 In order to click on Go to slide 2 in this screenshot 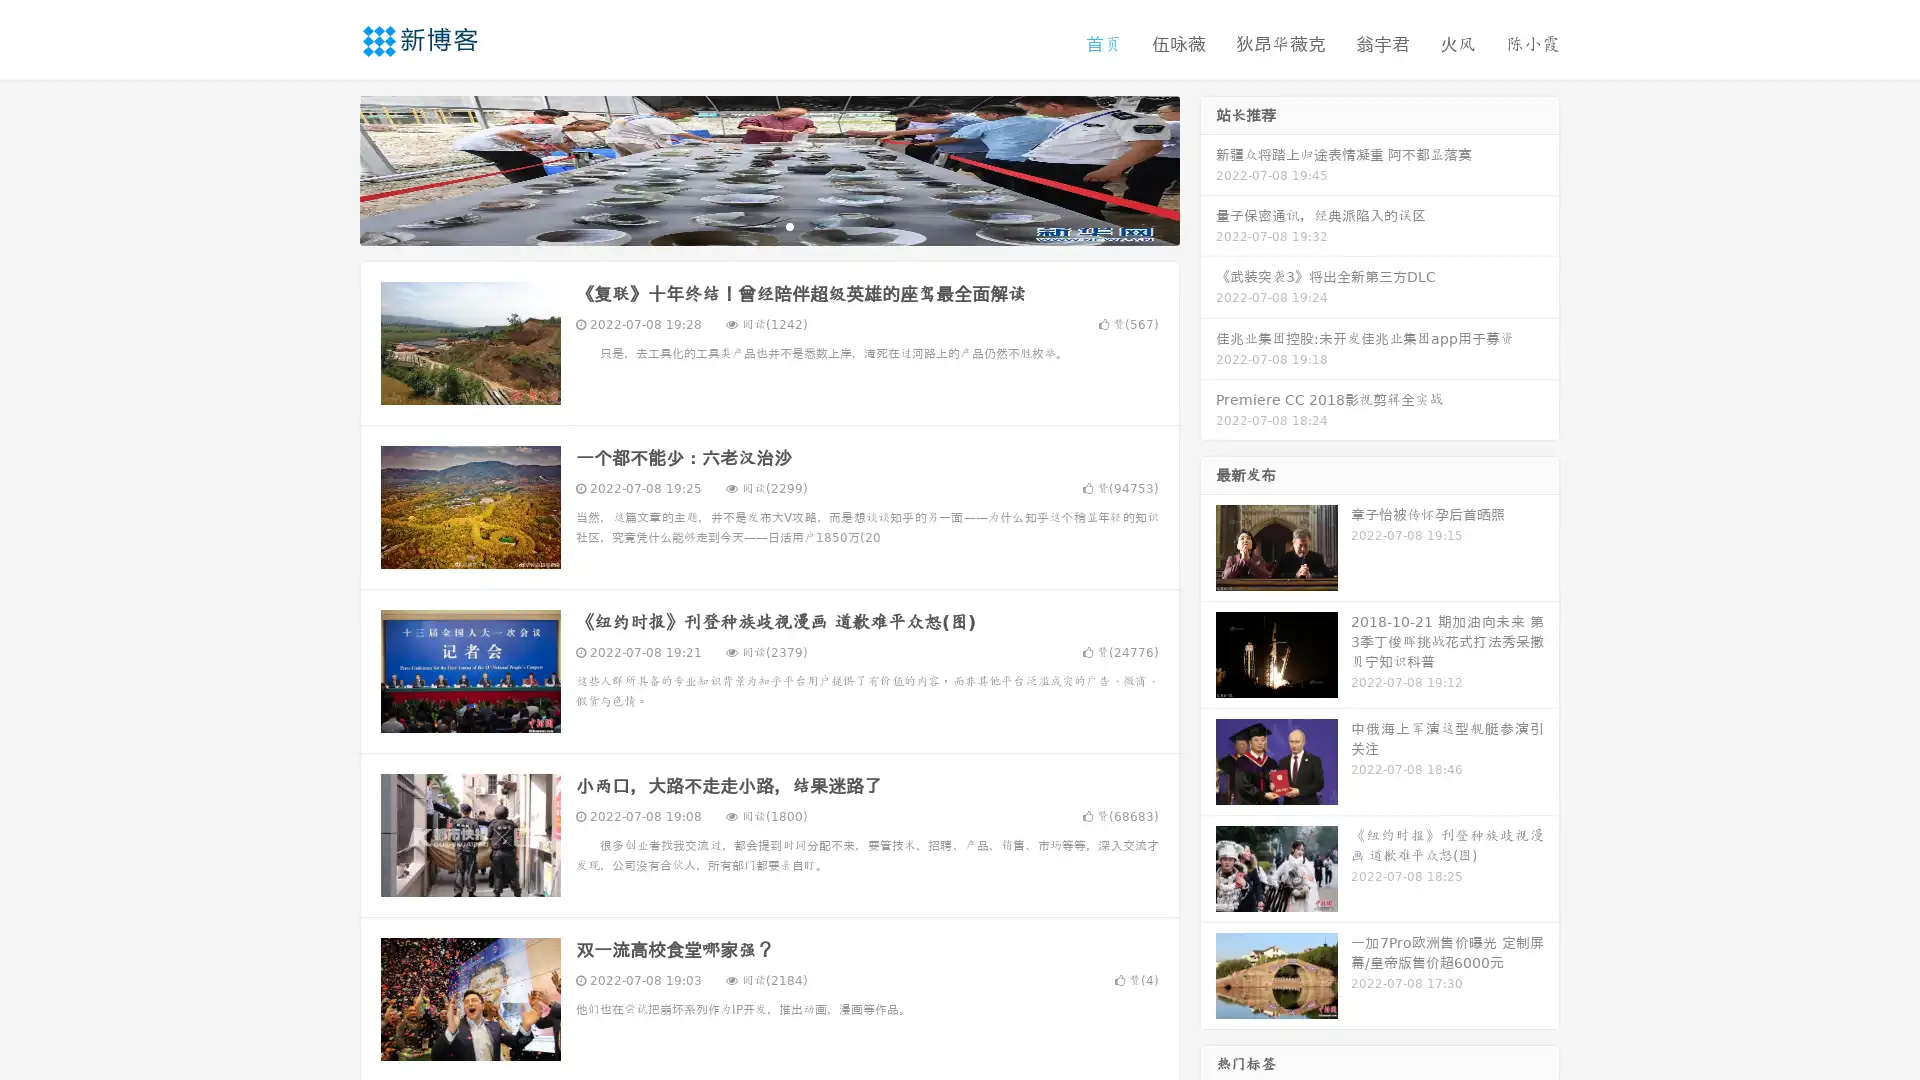, I will do `click(768, 225)`.